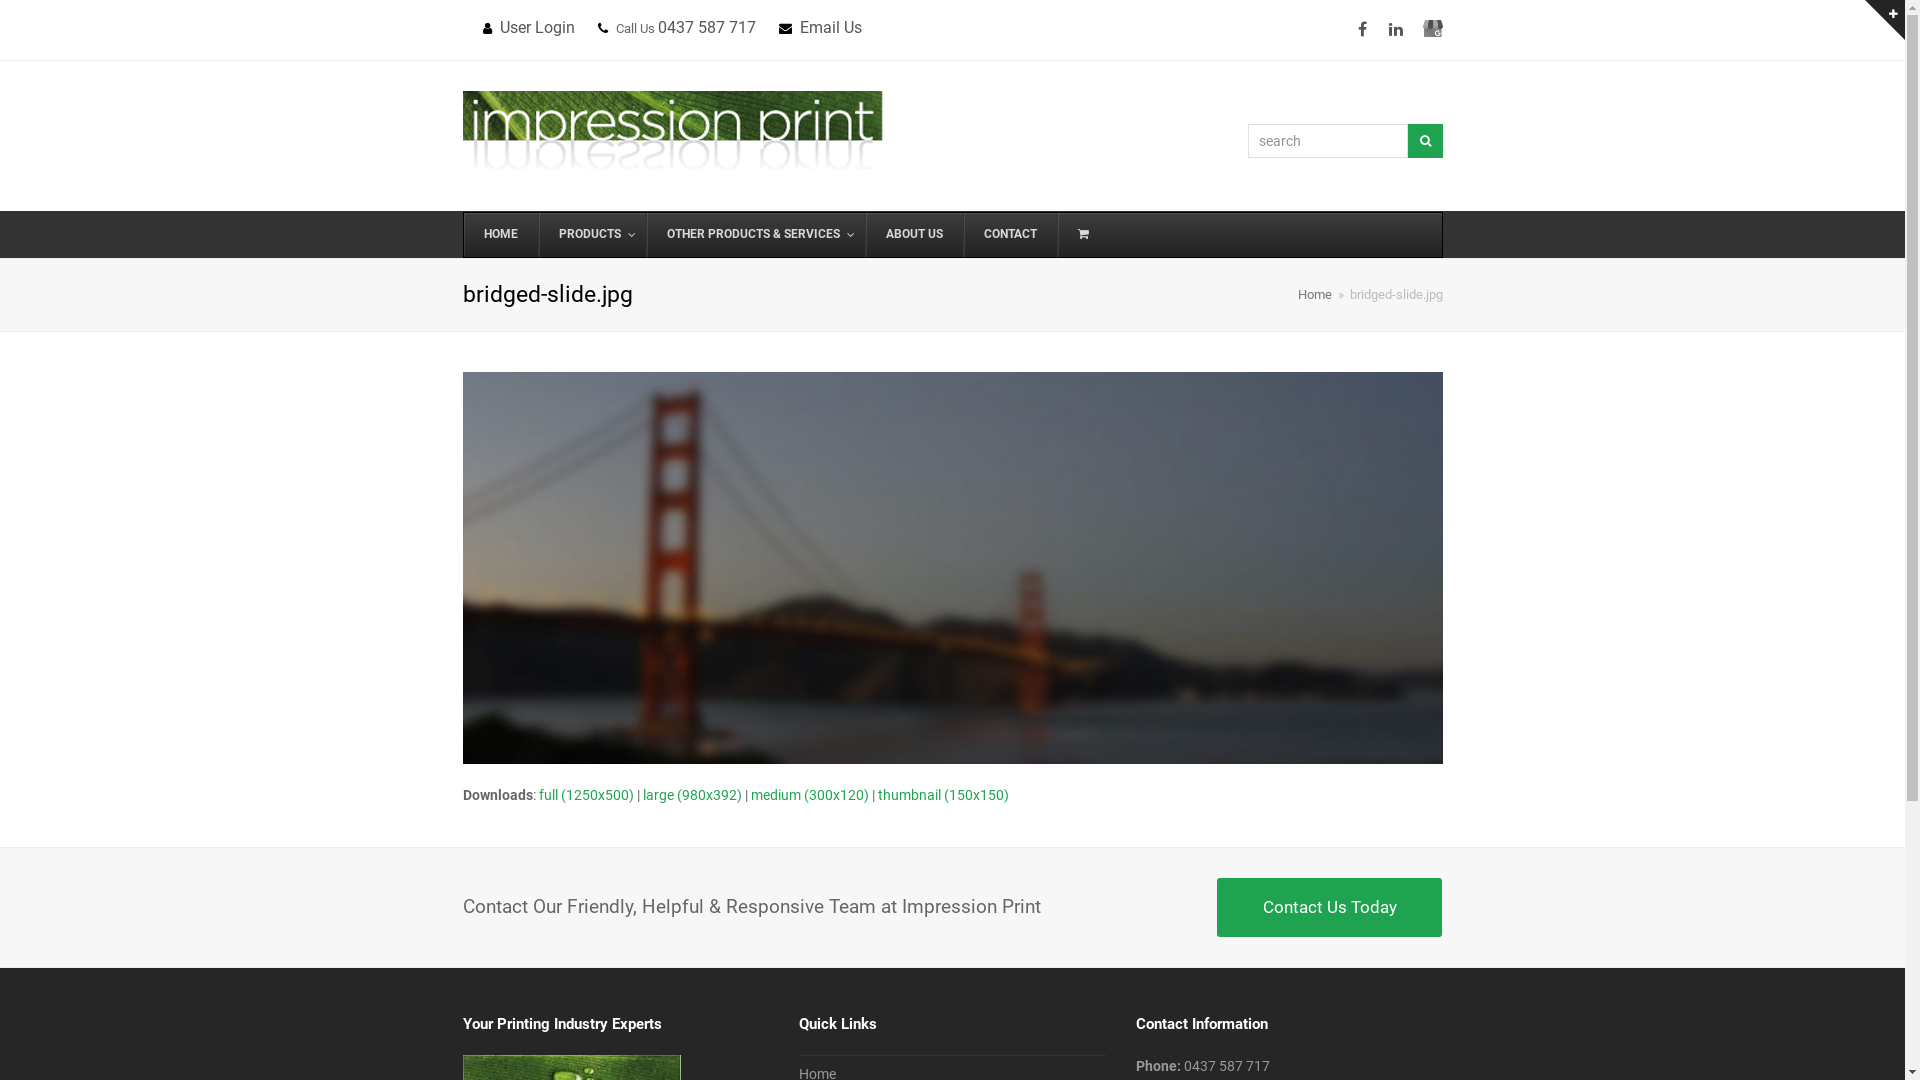 The height and width of the screenshot is (1080, 1920). Describe the element at coordinates (584, 793) in the screenshot. I see `'full (1250x500)'` at that location.